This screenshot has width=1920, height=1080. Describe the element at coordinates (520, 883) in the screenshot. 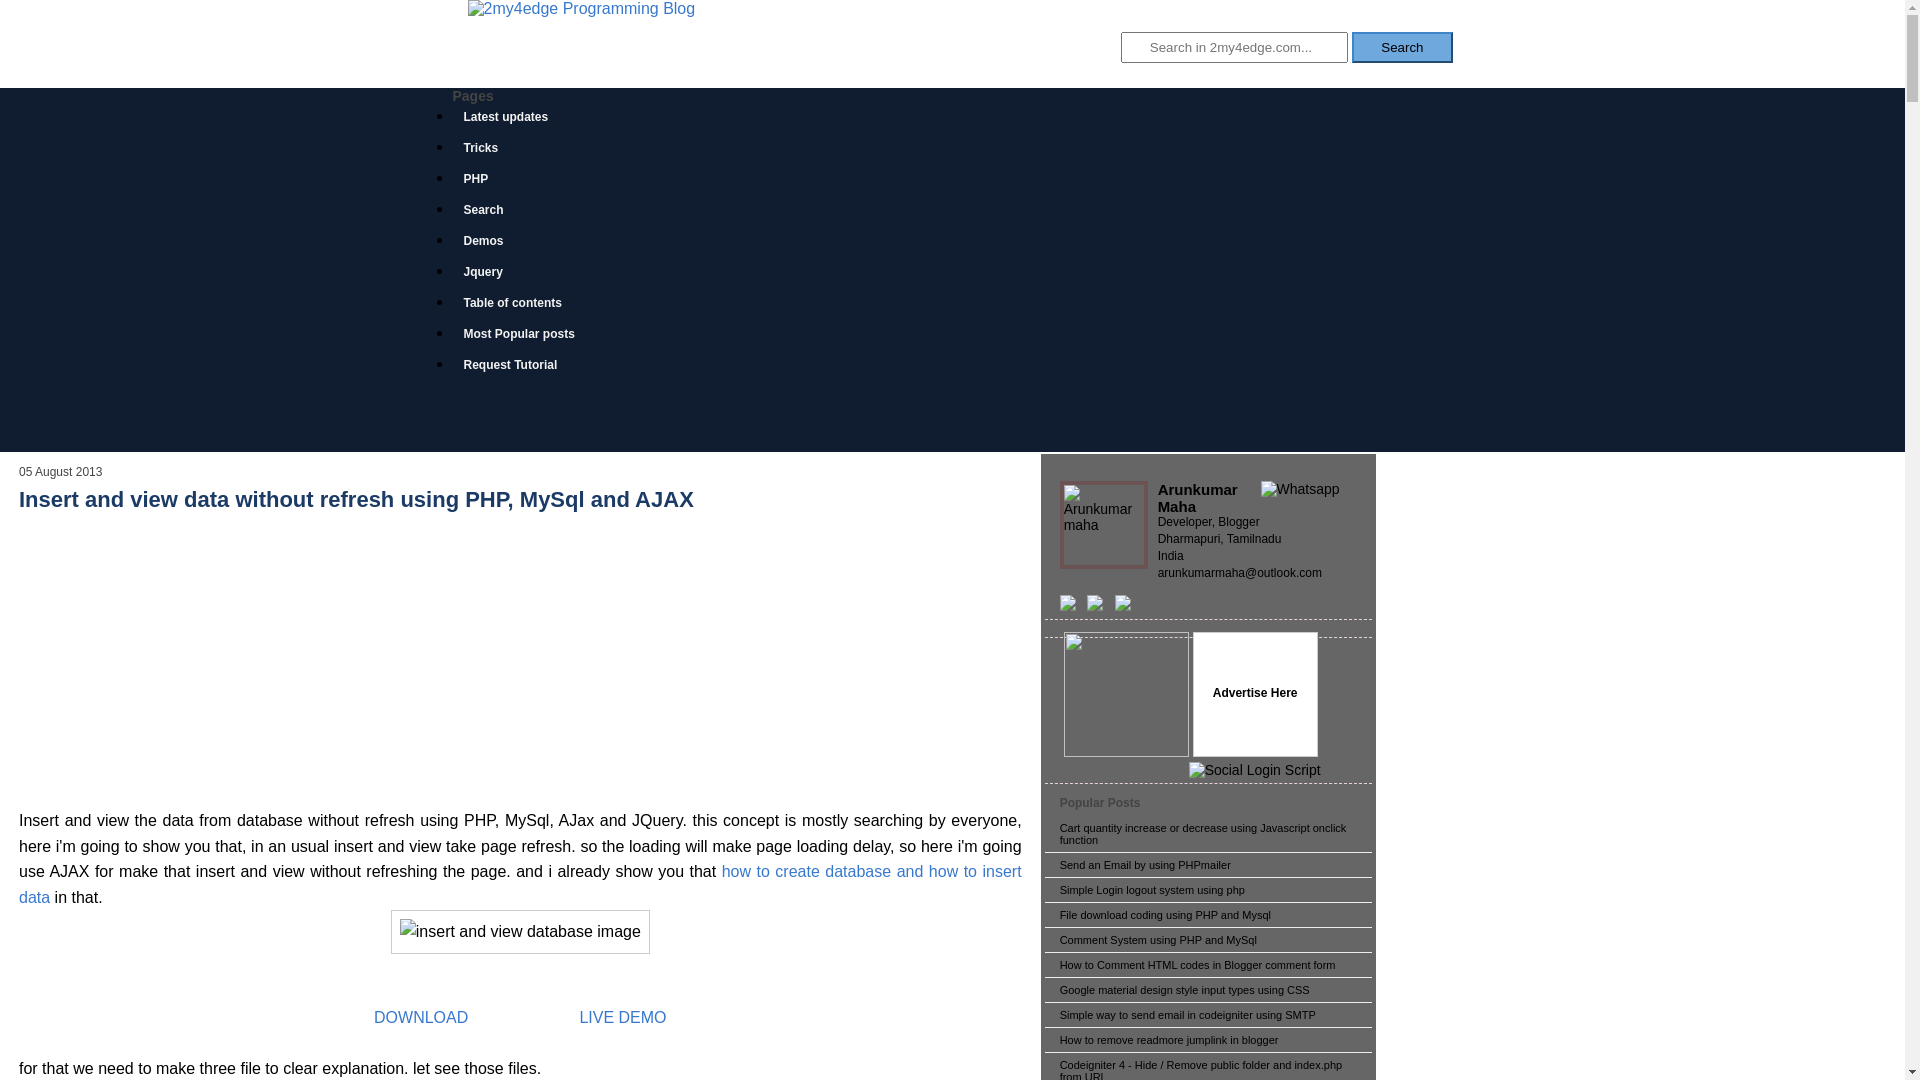

I see `'how to create database and how to insert data'` at that location.